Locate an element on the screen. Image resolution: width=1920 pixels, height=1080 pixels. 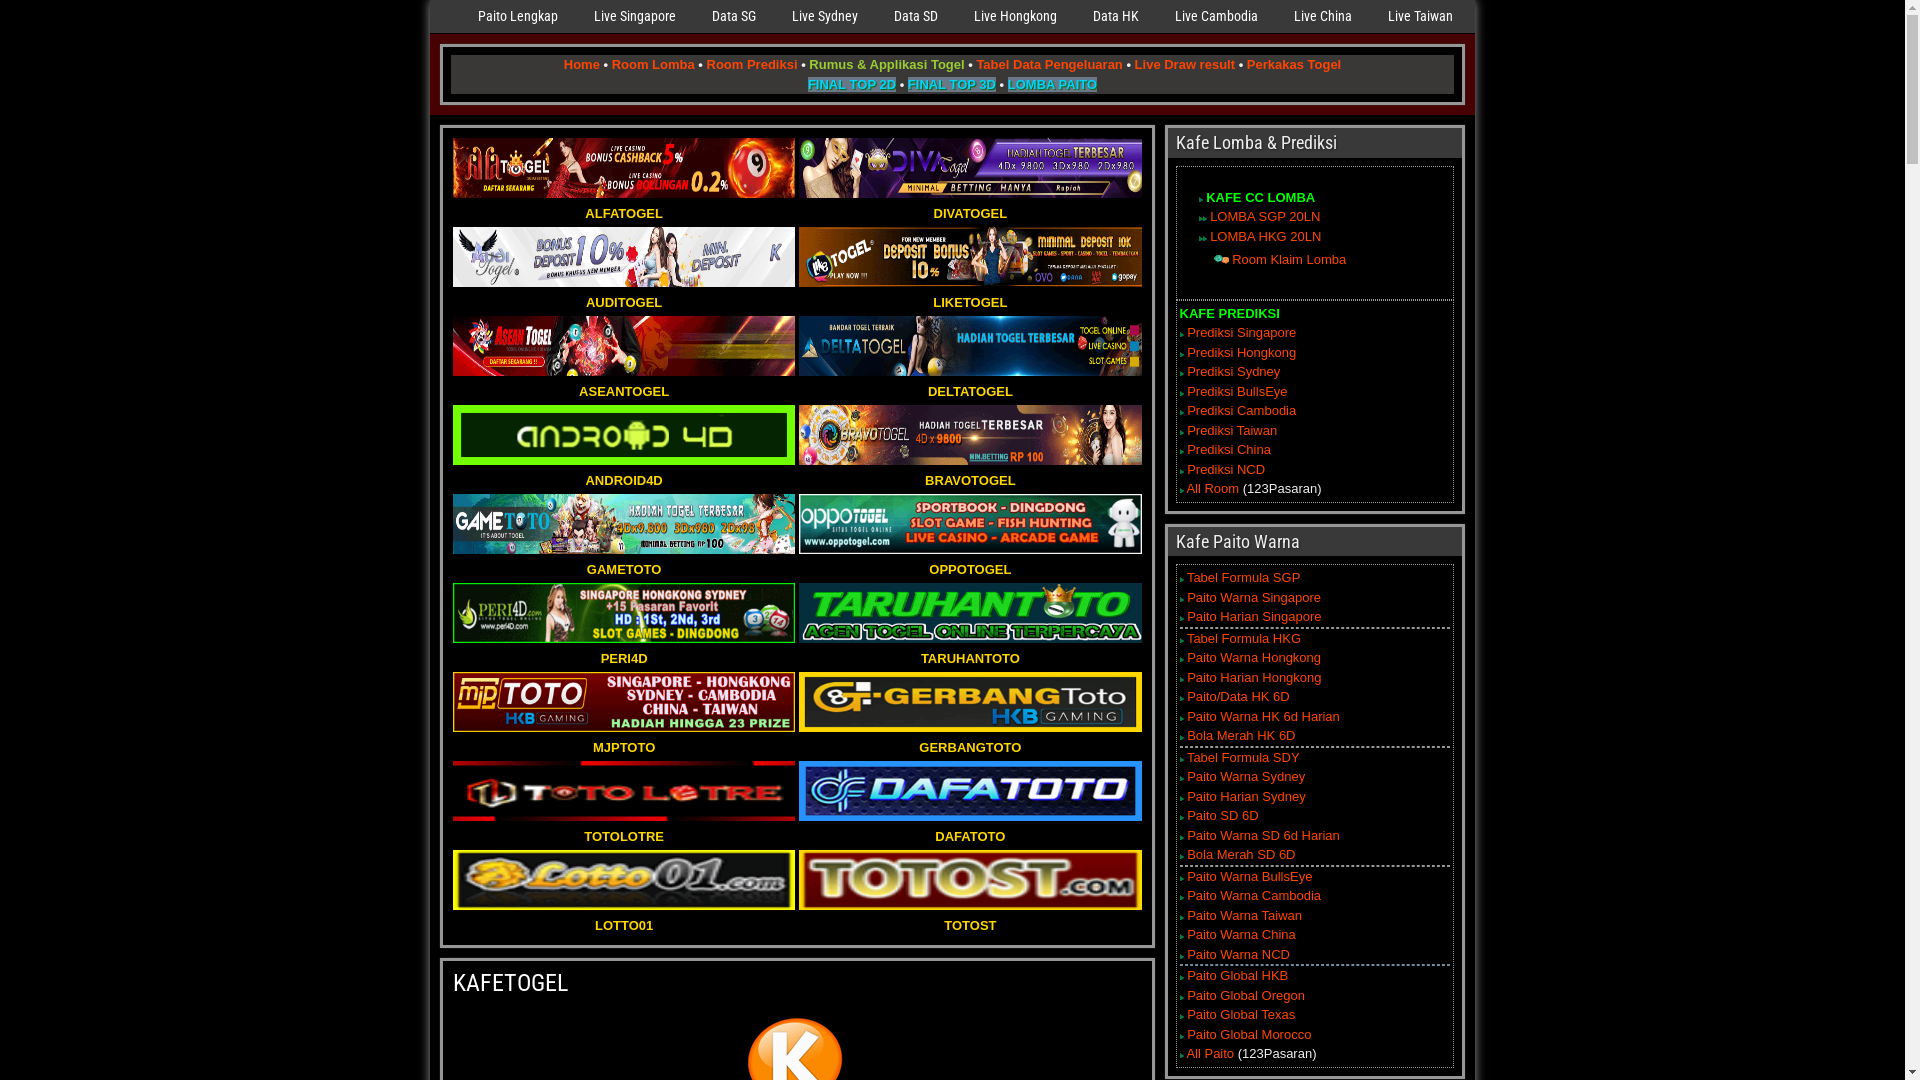
'Bandar Judi Online Terpercaya ASEANTOGEL' is located at coordinates (623, 345).